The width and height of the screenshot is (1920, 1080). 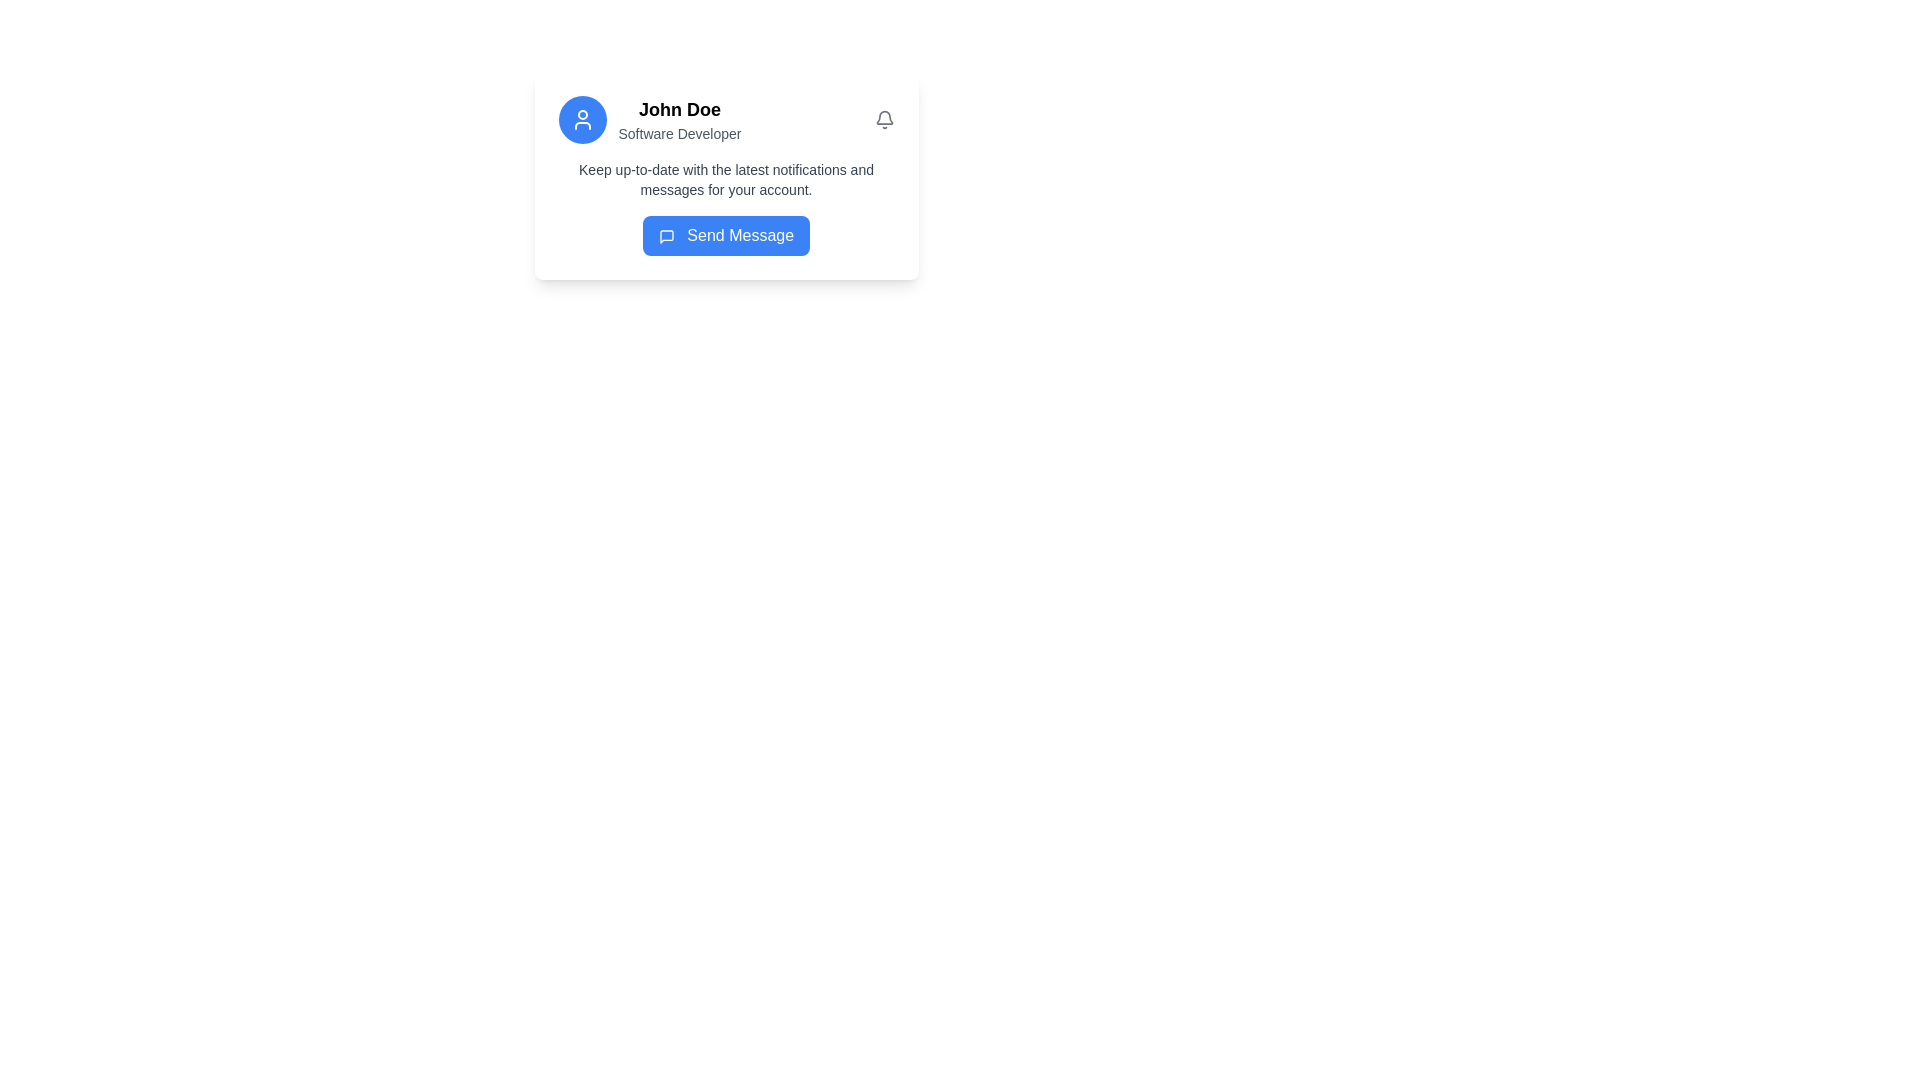 What do you see at coordinates (666, 235) in the screenshot?
I see `the icon representing the action of sending a message, located within the blue 'Send Message' button near the bottom center of the card interface` at bounding box center [666, 235].